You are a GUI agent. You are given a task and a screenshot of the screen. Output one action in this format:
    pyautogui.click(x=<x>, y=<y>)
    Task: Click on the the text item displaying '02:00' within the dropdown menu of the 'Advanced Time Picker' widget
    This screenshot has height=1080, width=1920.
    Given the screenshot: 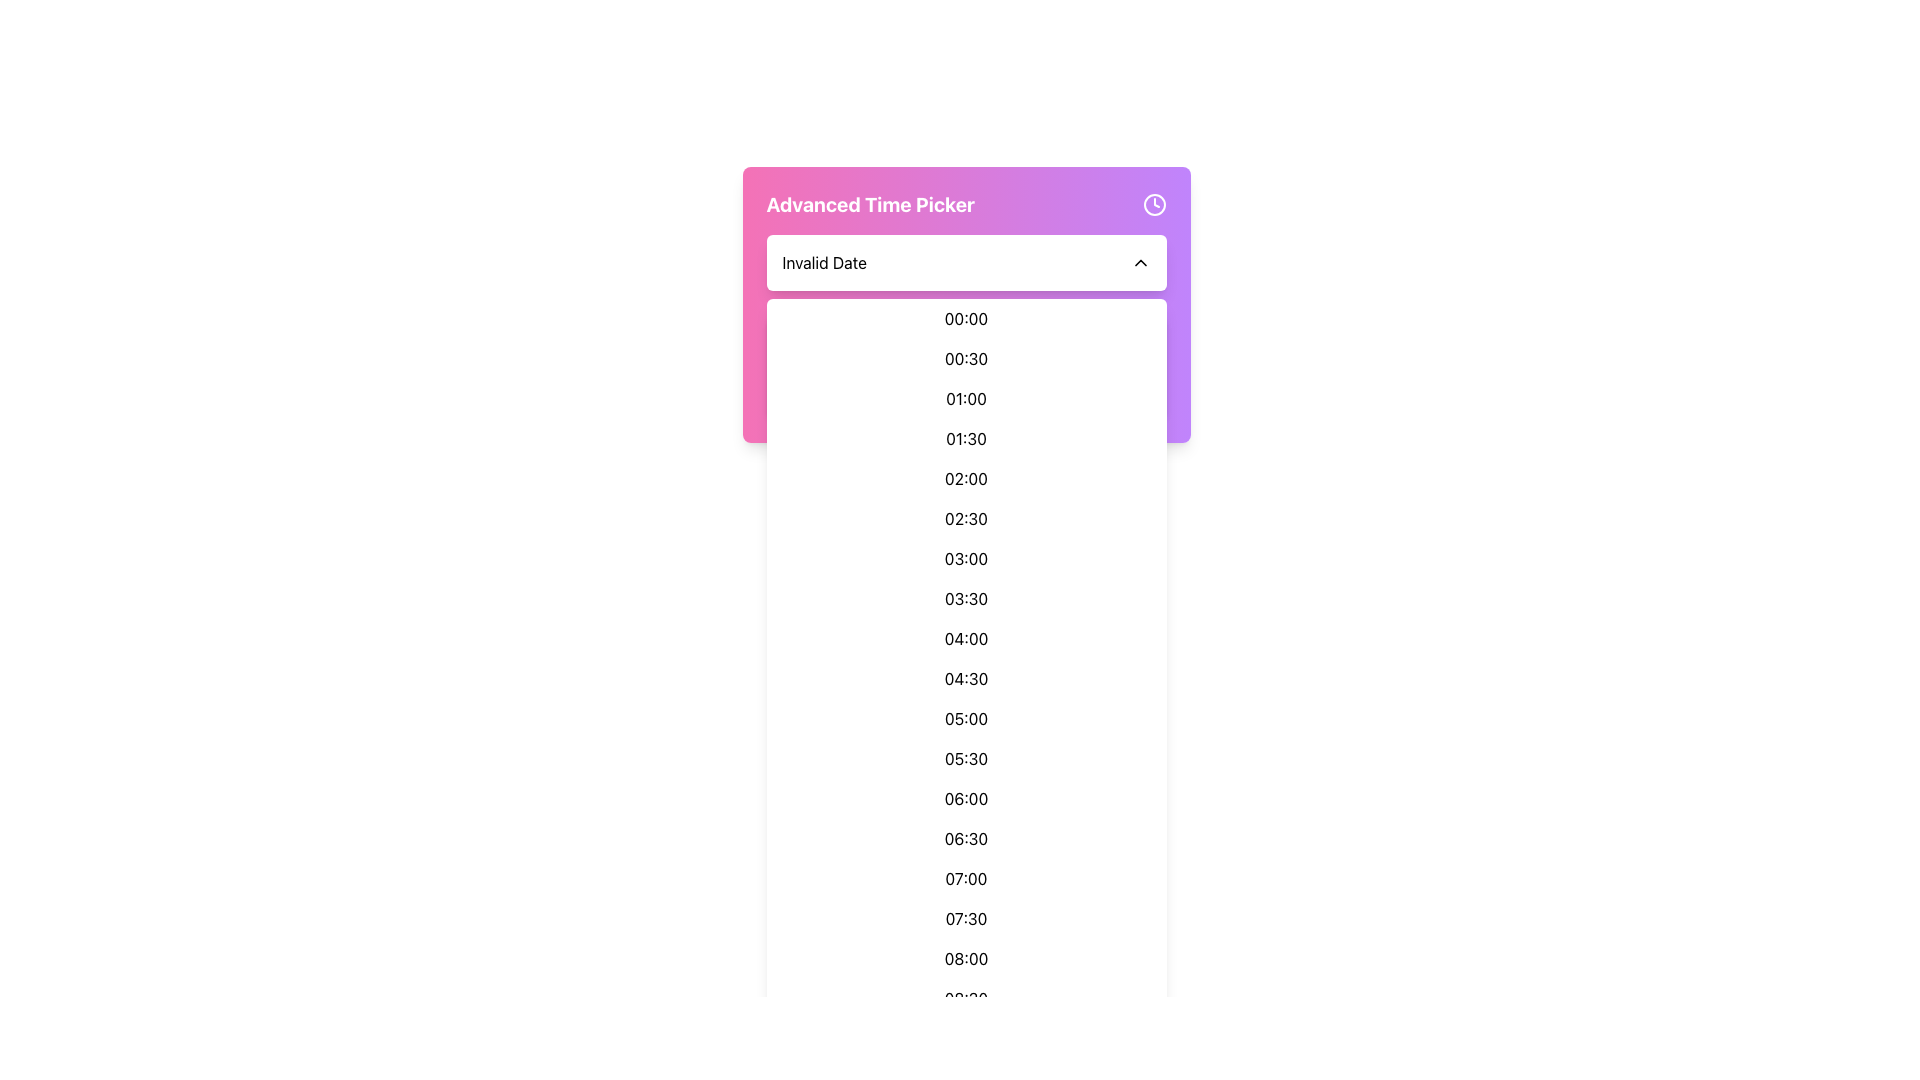 What is the action you would take?
    pyautogui.click(x=966, y=478)
    